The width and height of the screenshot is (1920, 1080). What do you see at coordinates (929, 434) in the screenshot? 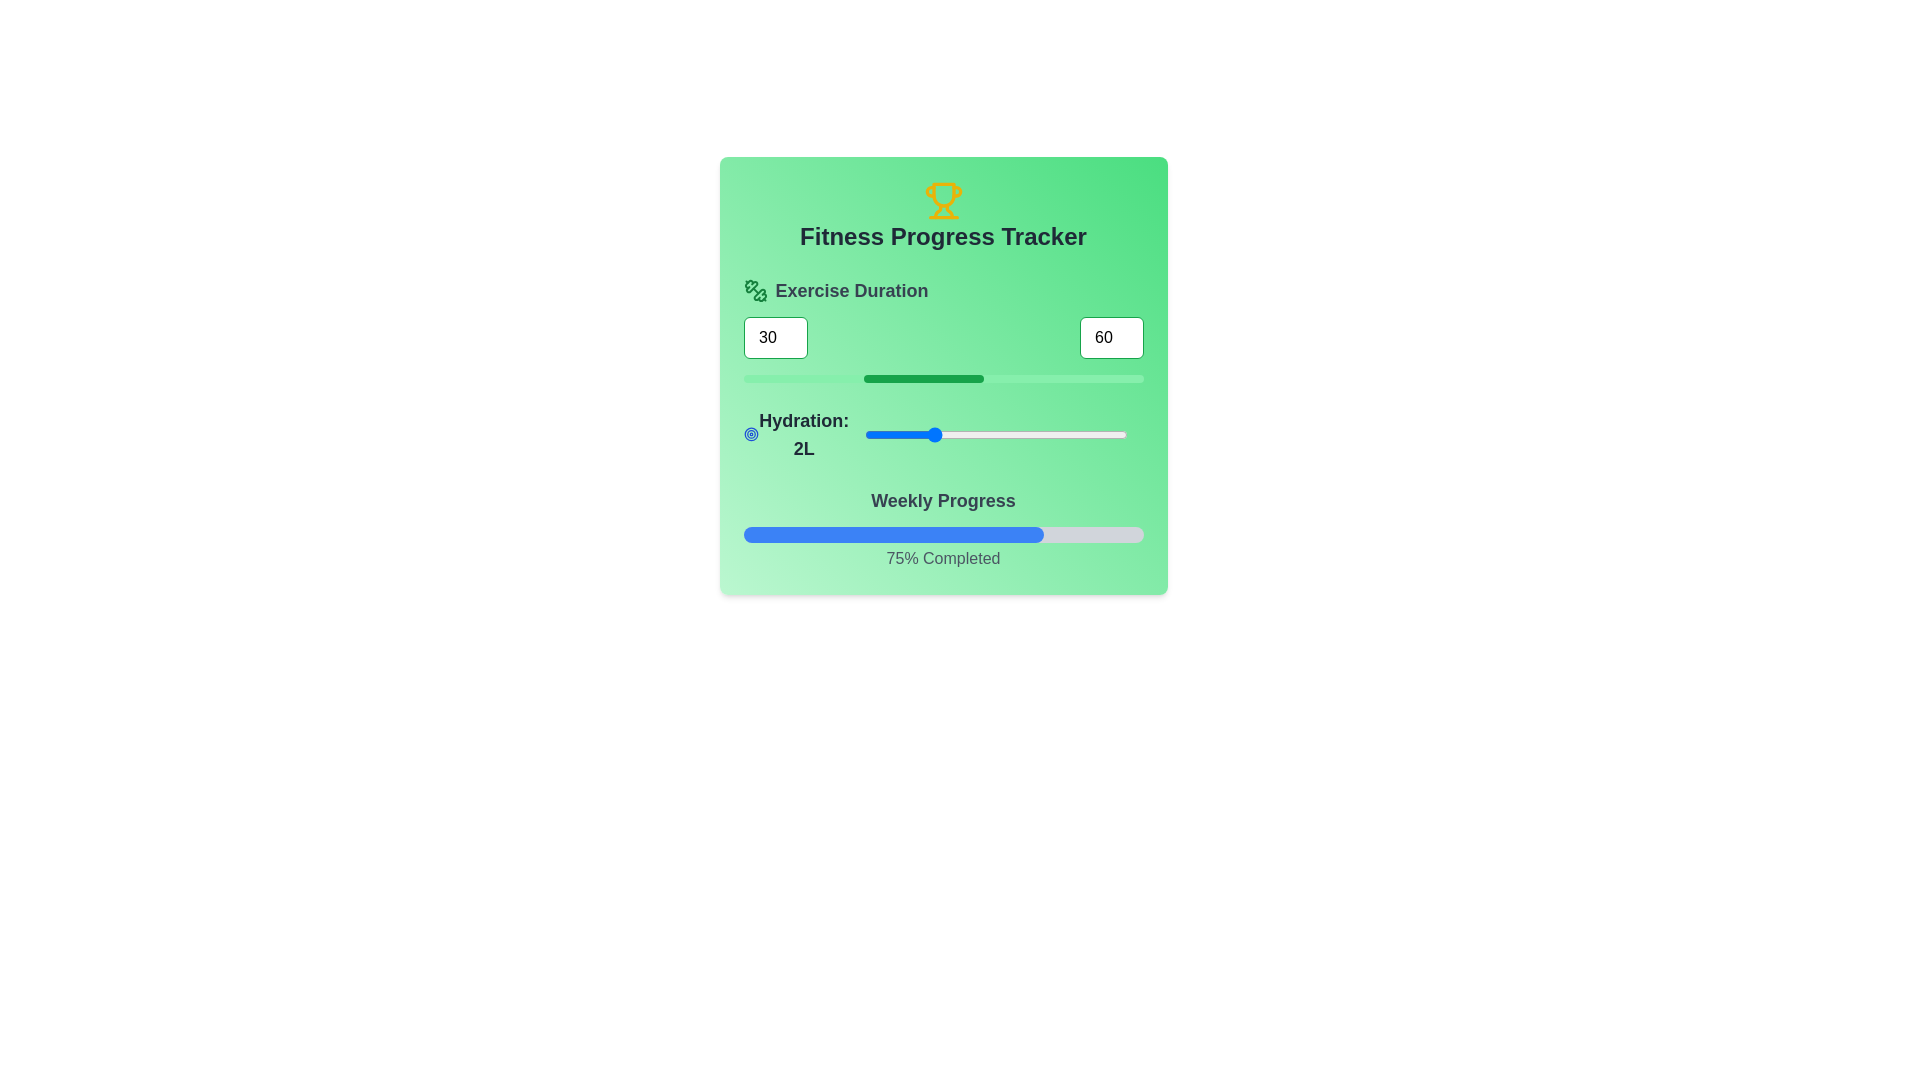
I see `the hydration level` at bounding box center [929, 434].